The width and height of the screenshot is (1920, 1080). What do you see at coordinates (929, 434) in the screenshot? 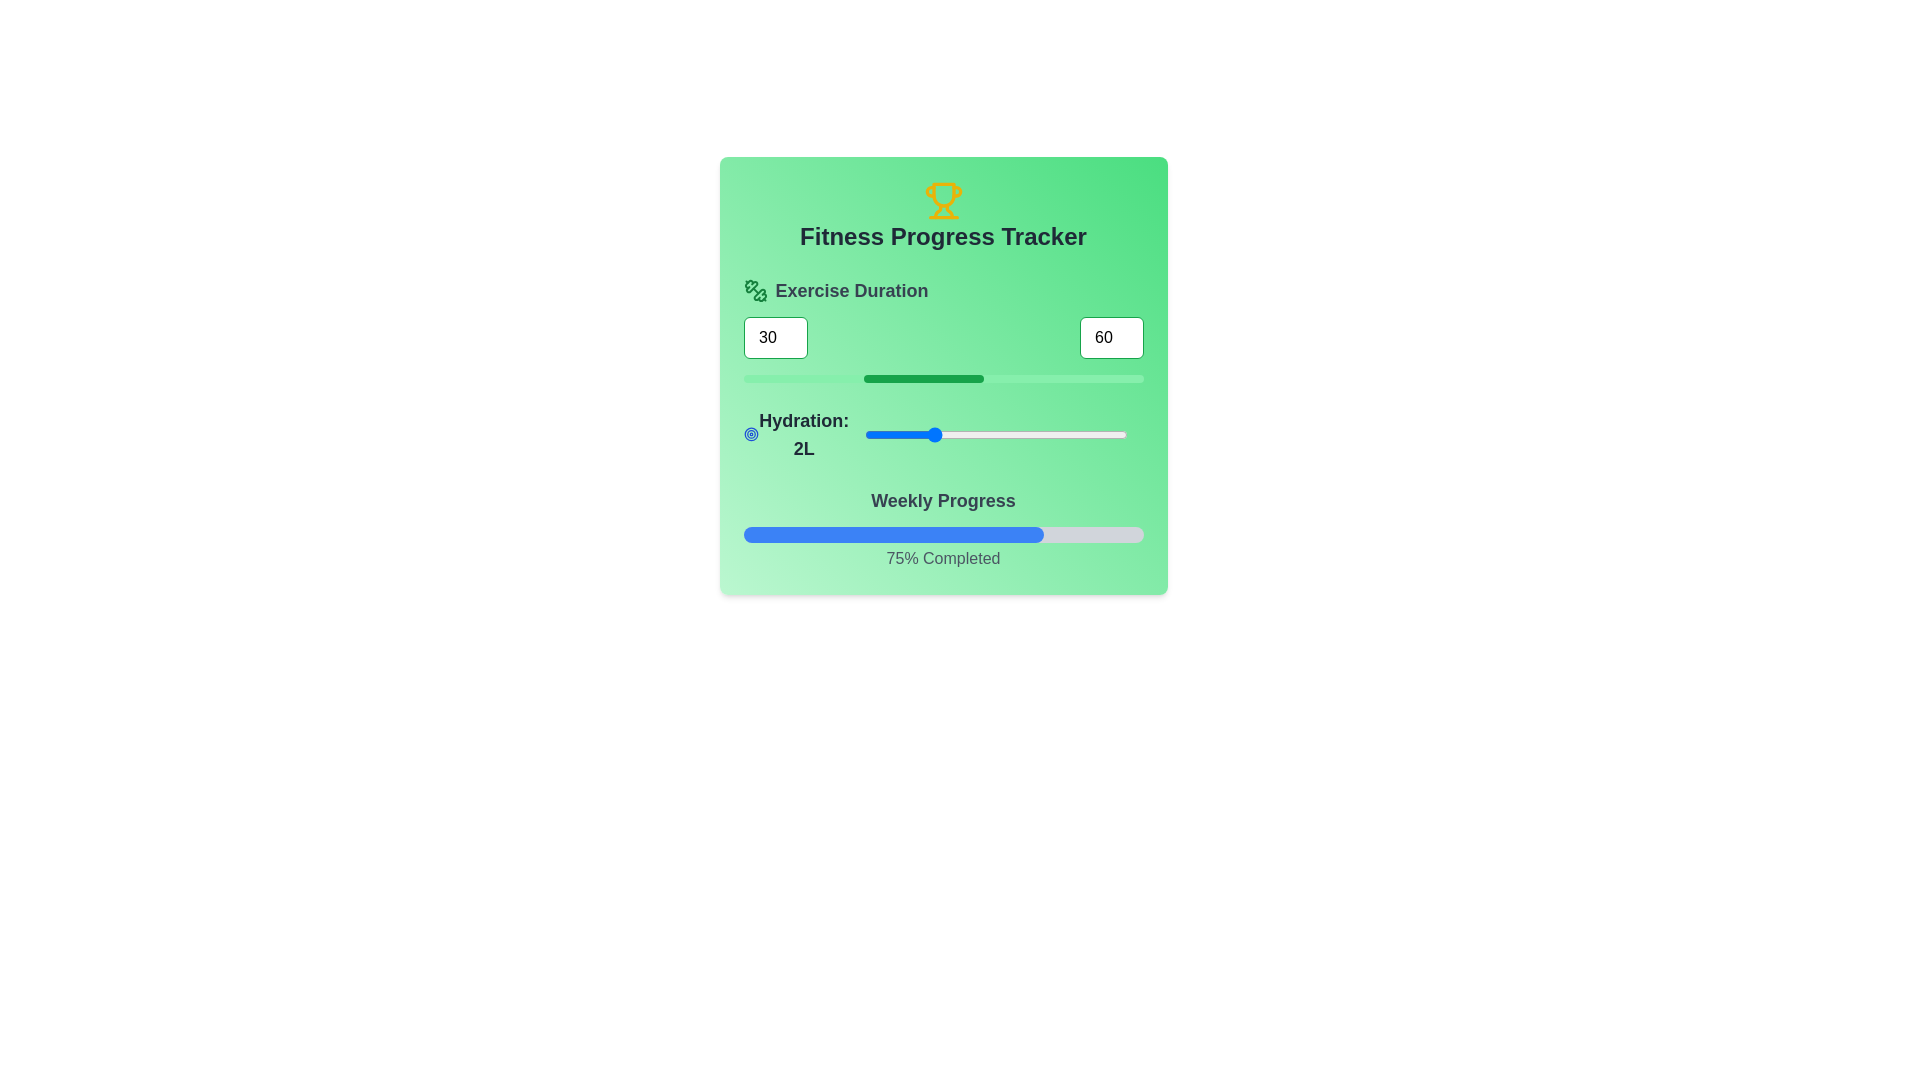
I see `the hydration level` at bounding box center [929, 434].